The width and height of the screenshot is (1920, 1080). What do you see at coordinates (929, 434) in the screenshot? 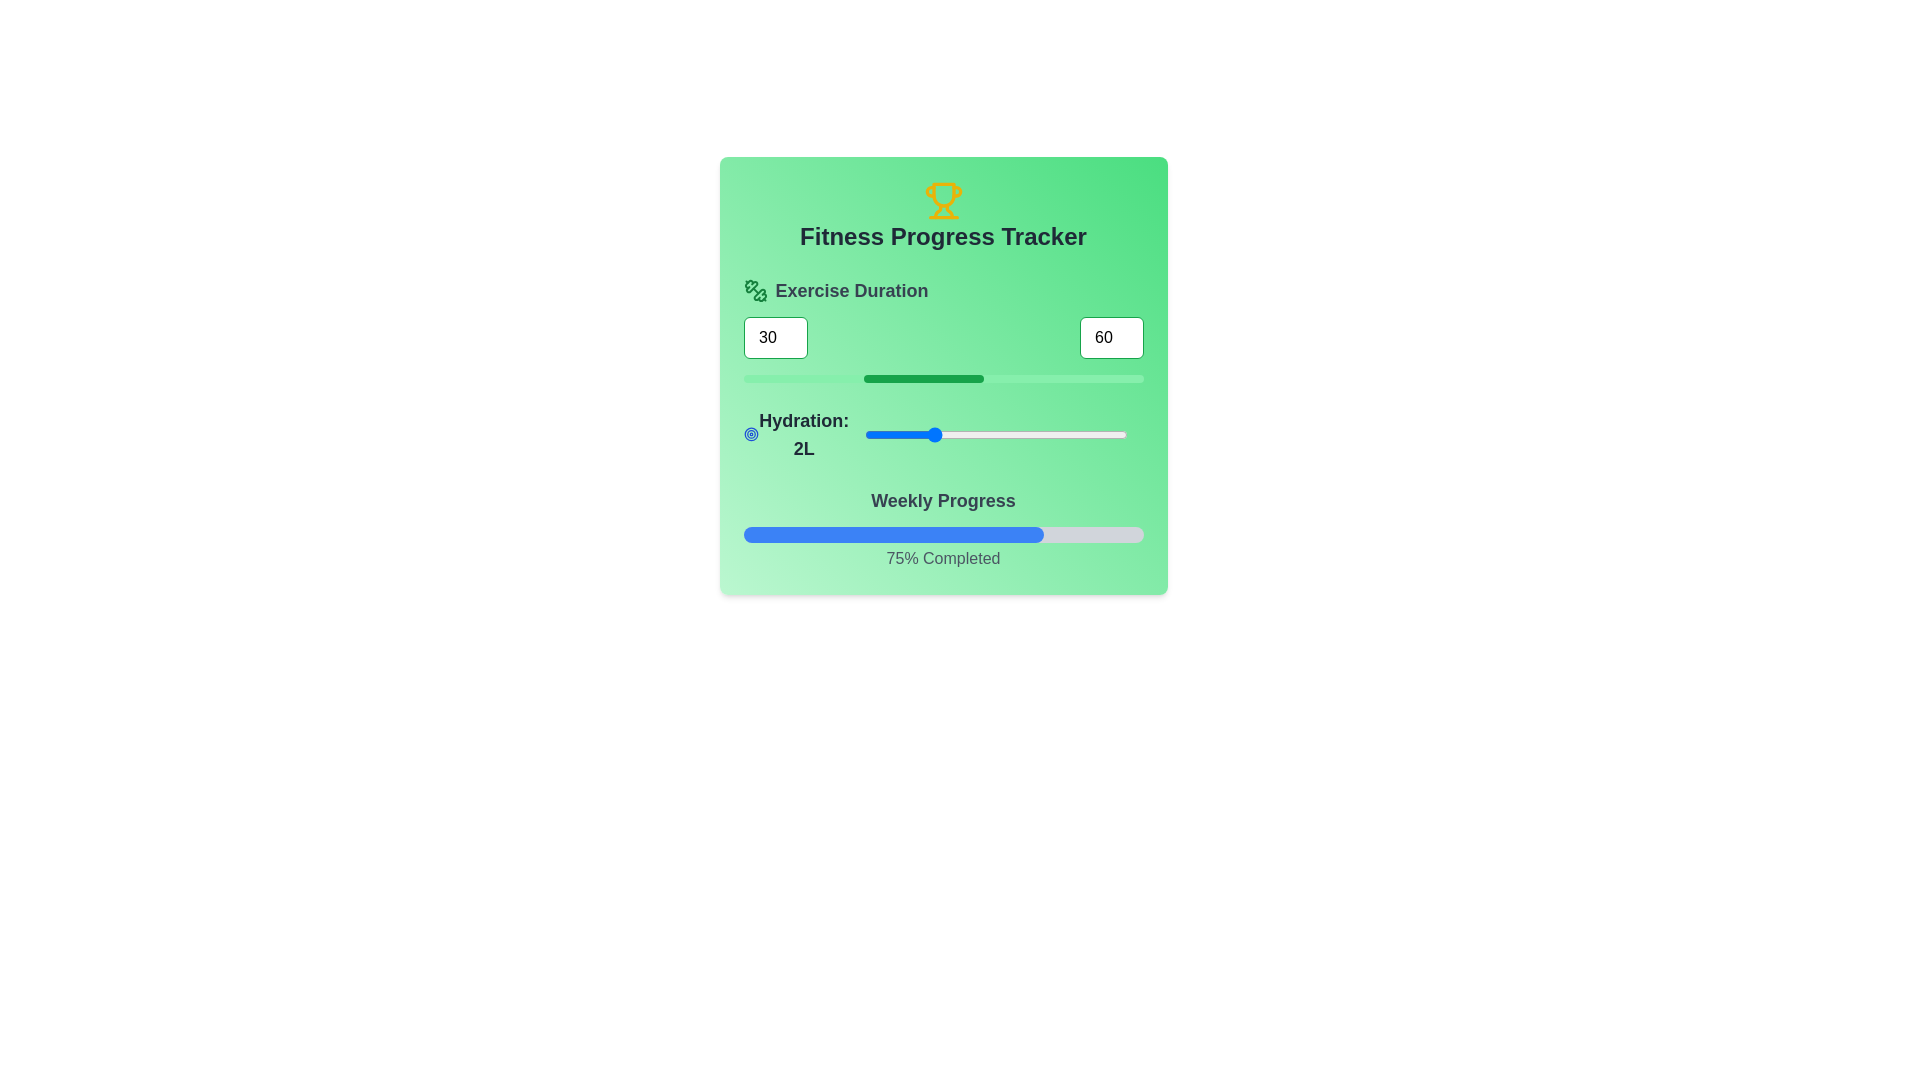
I see `the hydration level` at bounding box center [929, 434].